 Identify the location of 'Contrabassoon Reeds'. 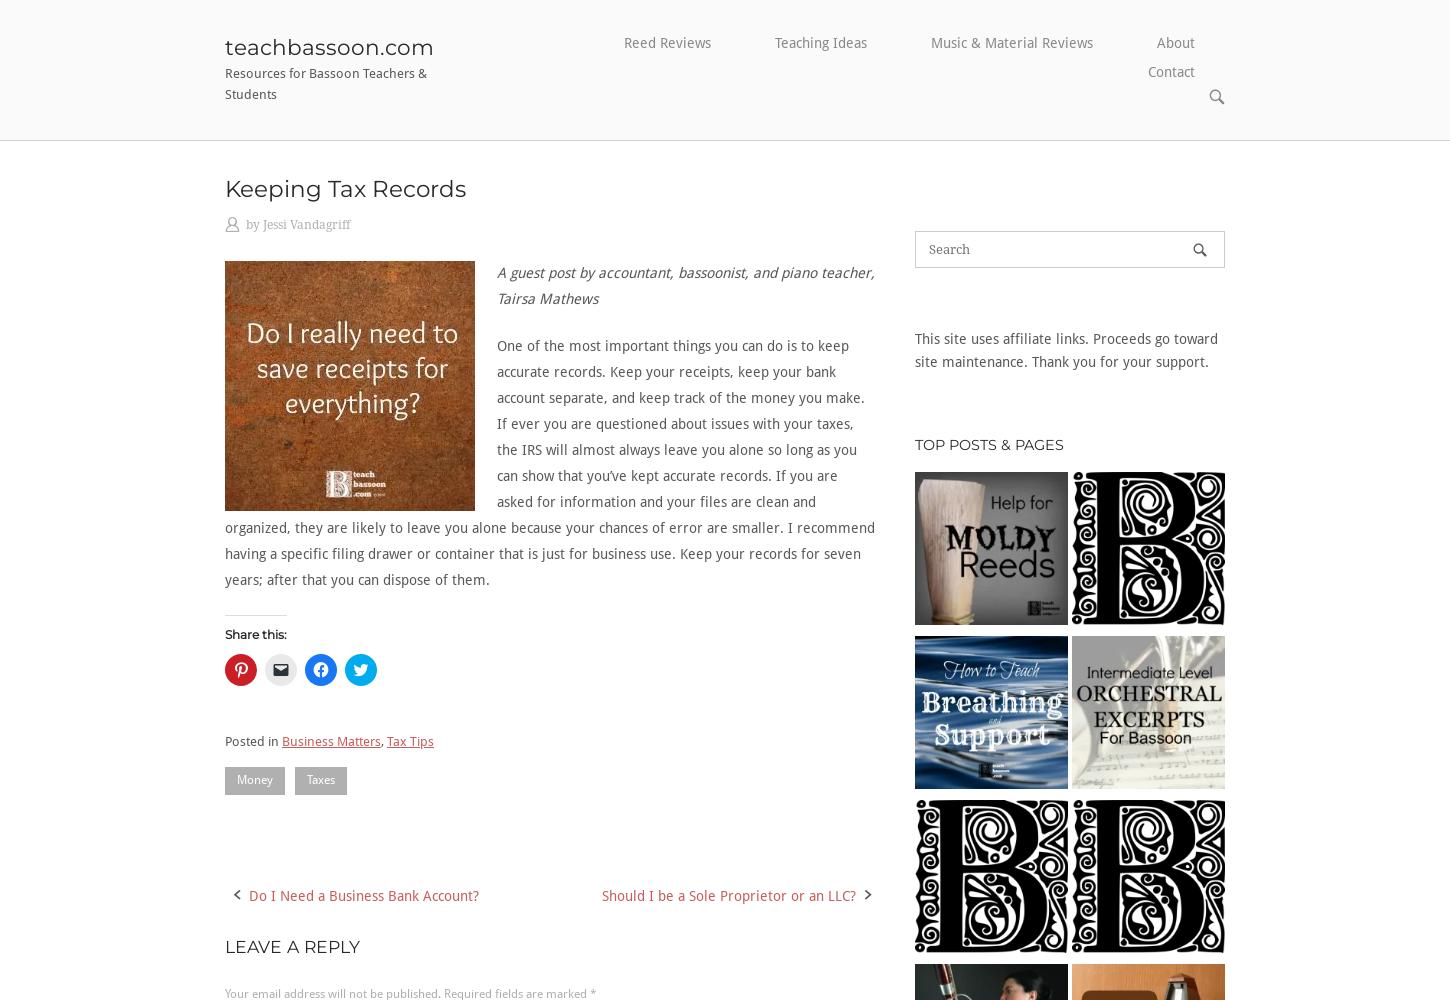
(667, 121).